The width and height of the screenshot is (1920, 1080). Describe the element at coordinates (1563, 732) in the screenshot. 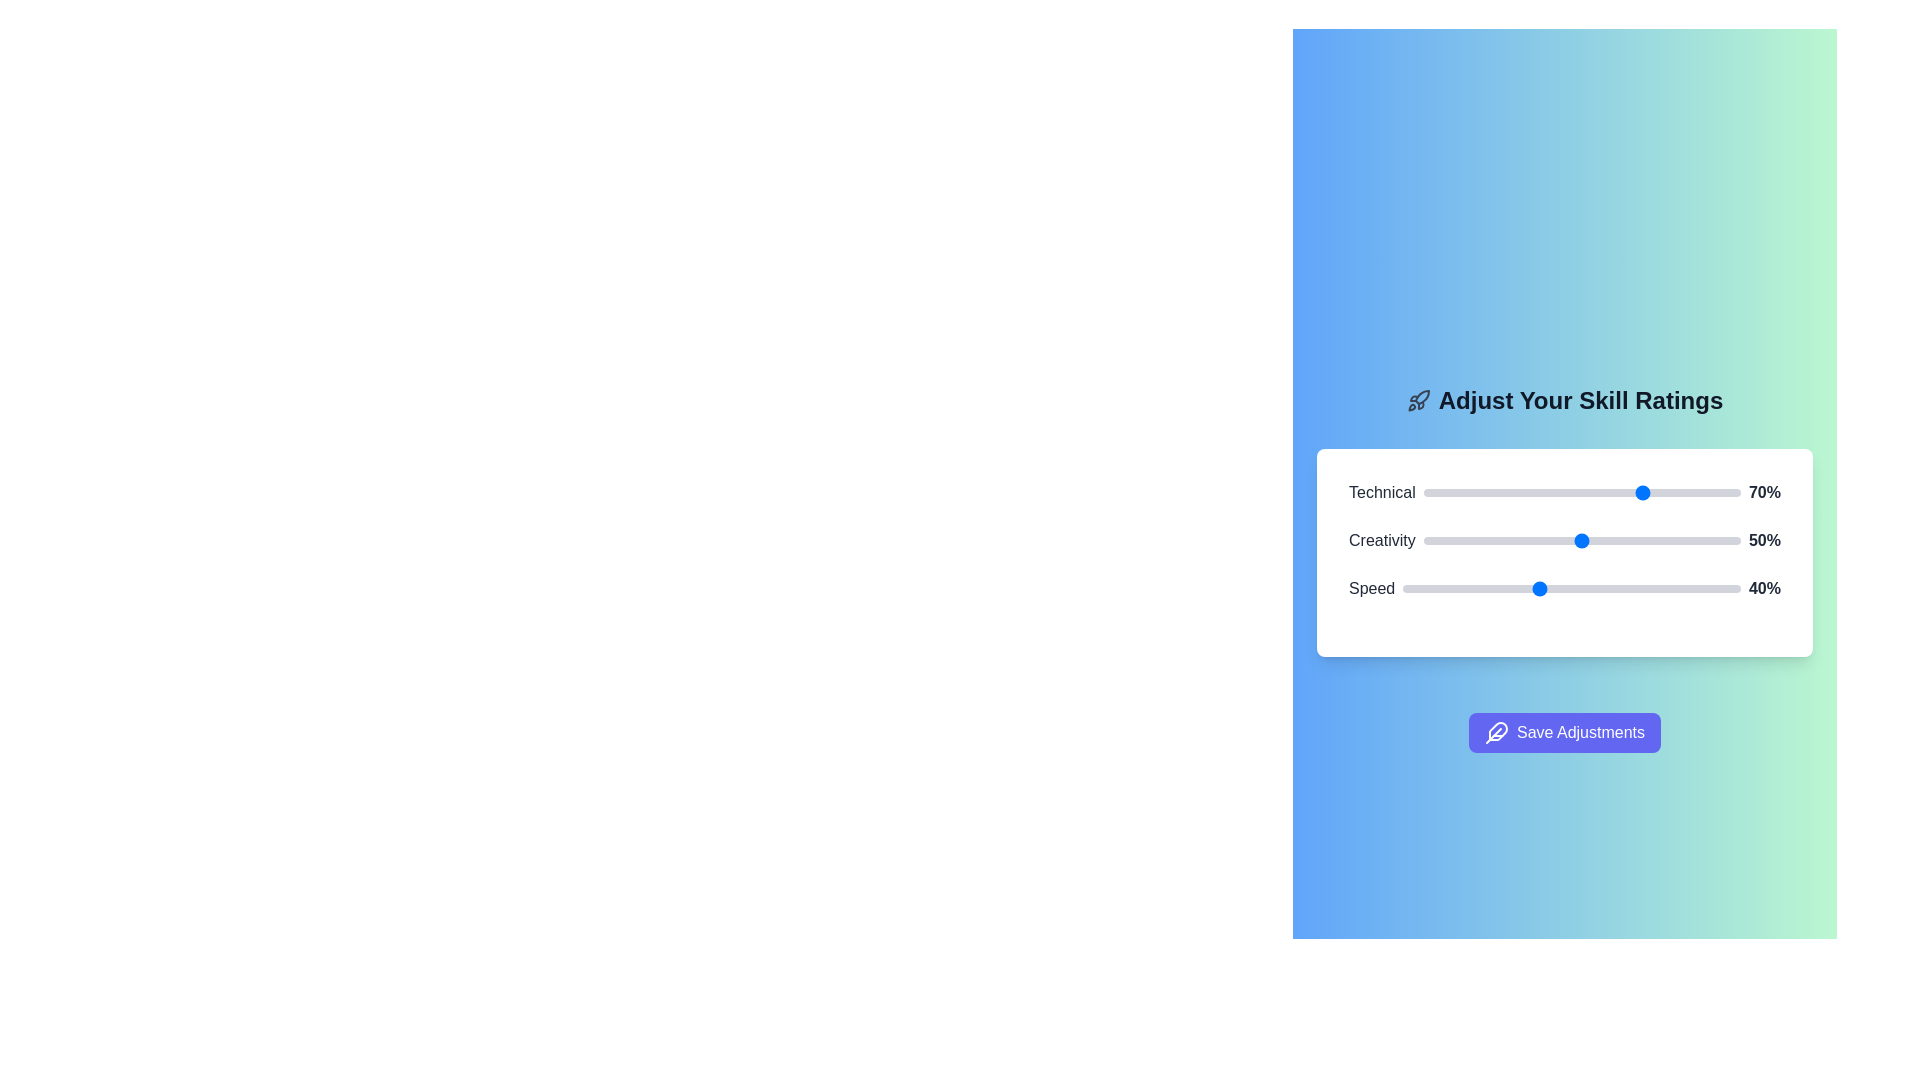

I see `the 'Save Adjustments' button` at that location.